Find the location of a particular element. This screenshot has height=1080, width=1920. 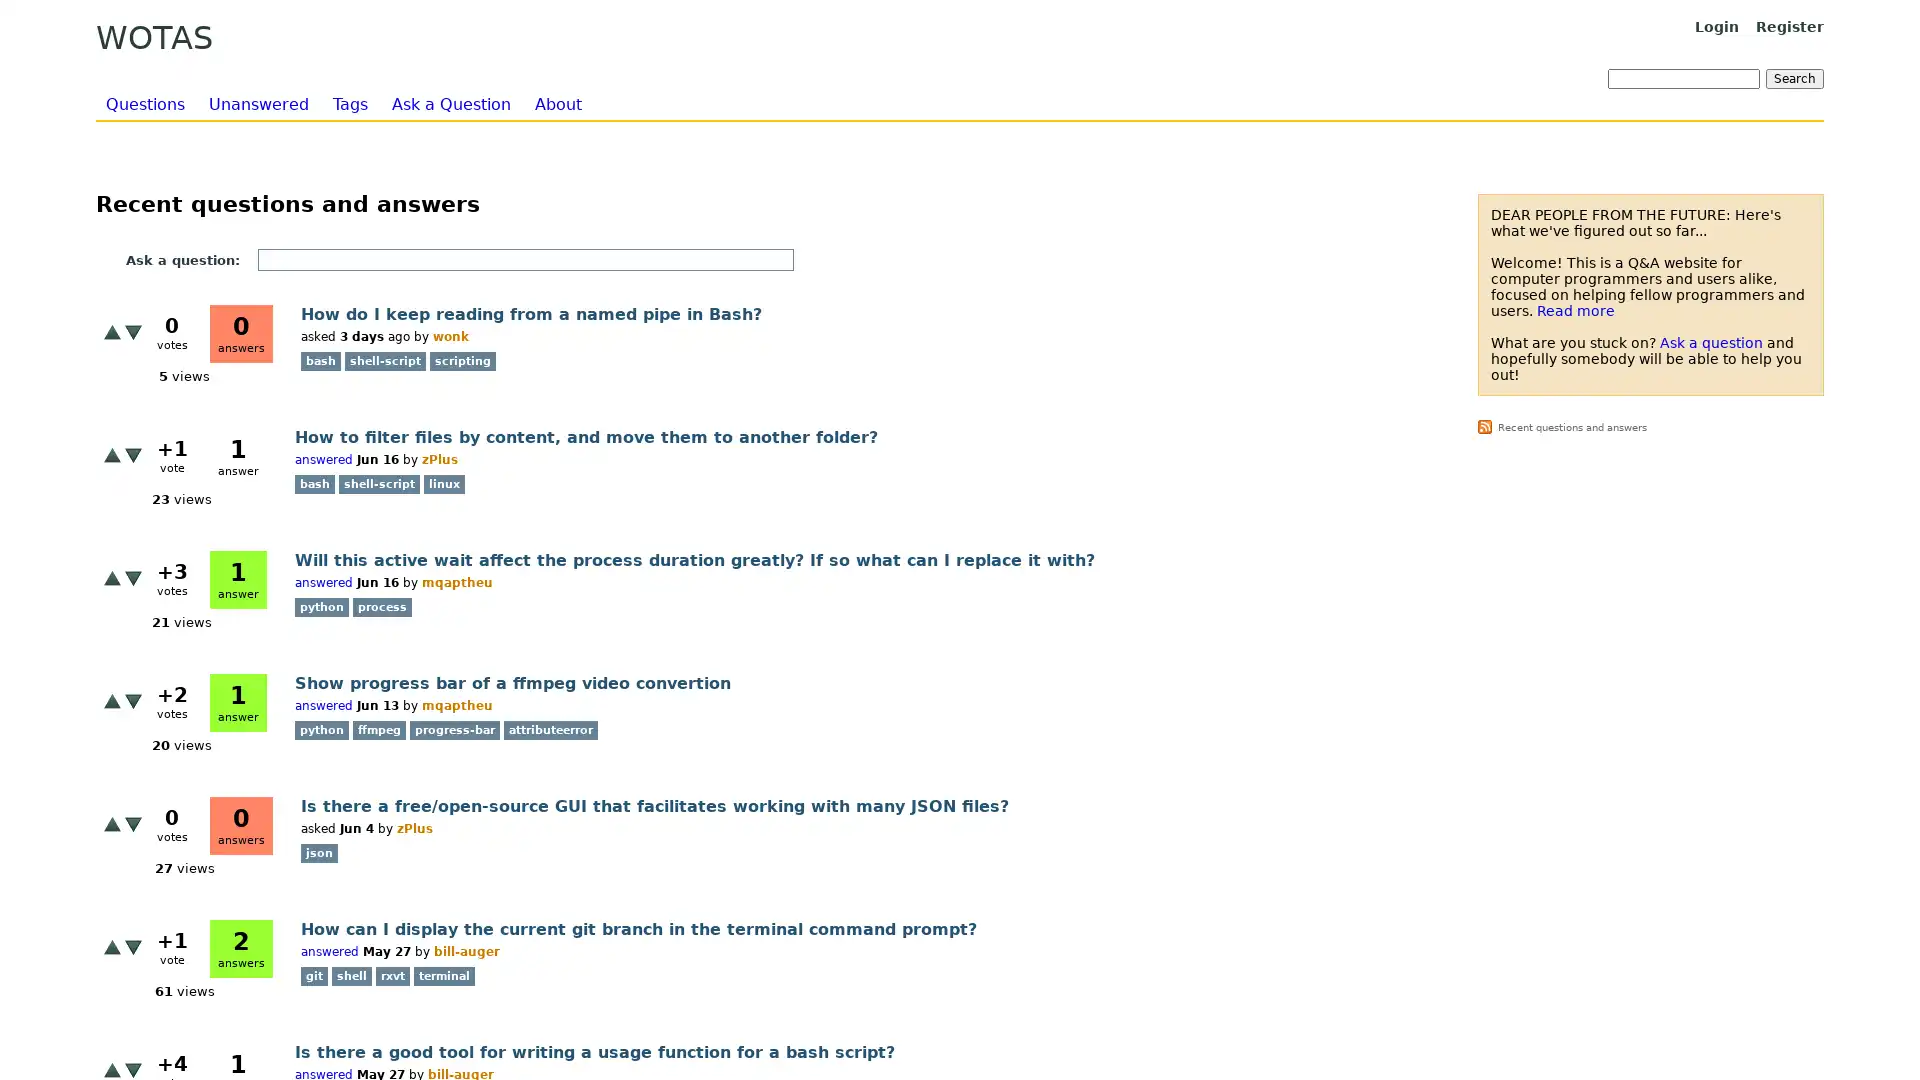

+ is located at coordinates (111, 1069).